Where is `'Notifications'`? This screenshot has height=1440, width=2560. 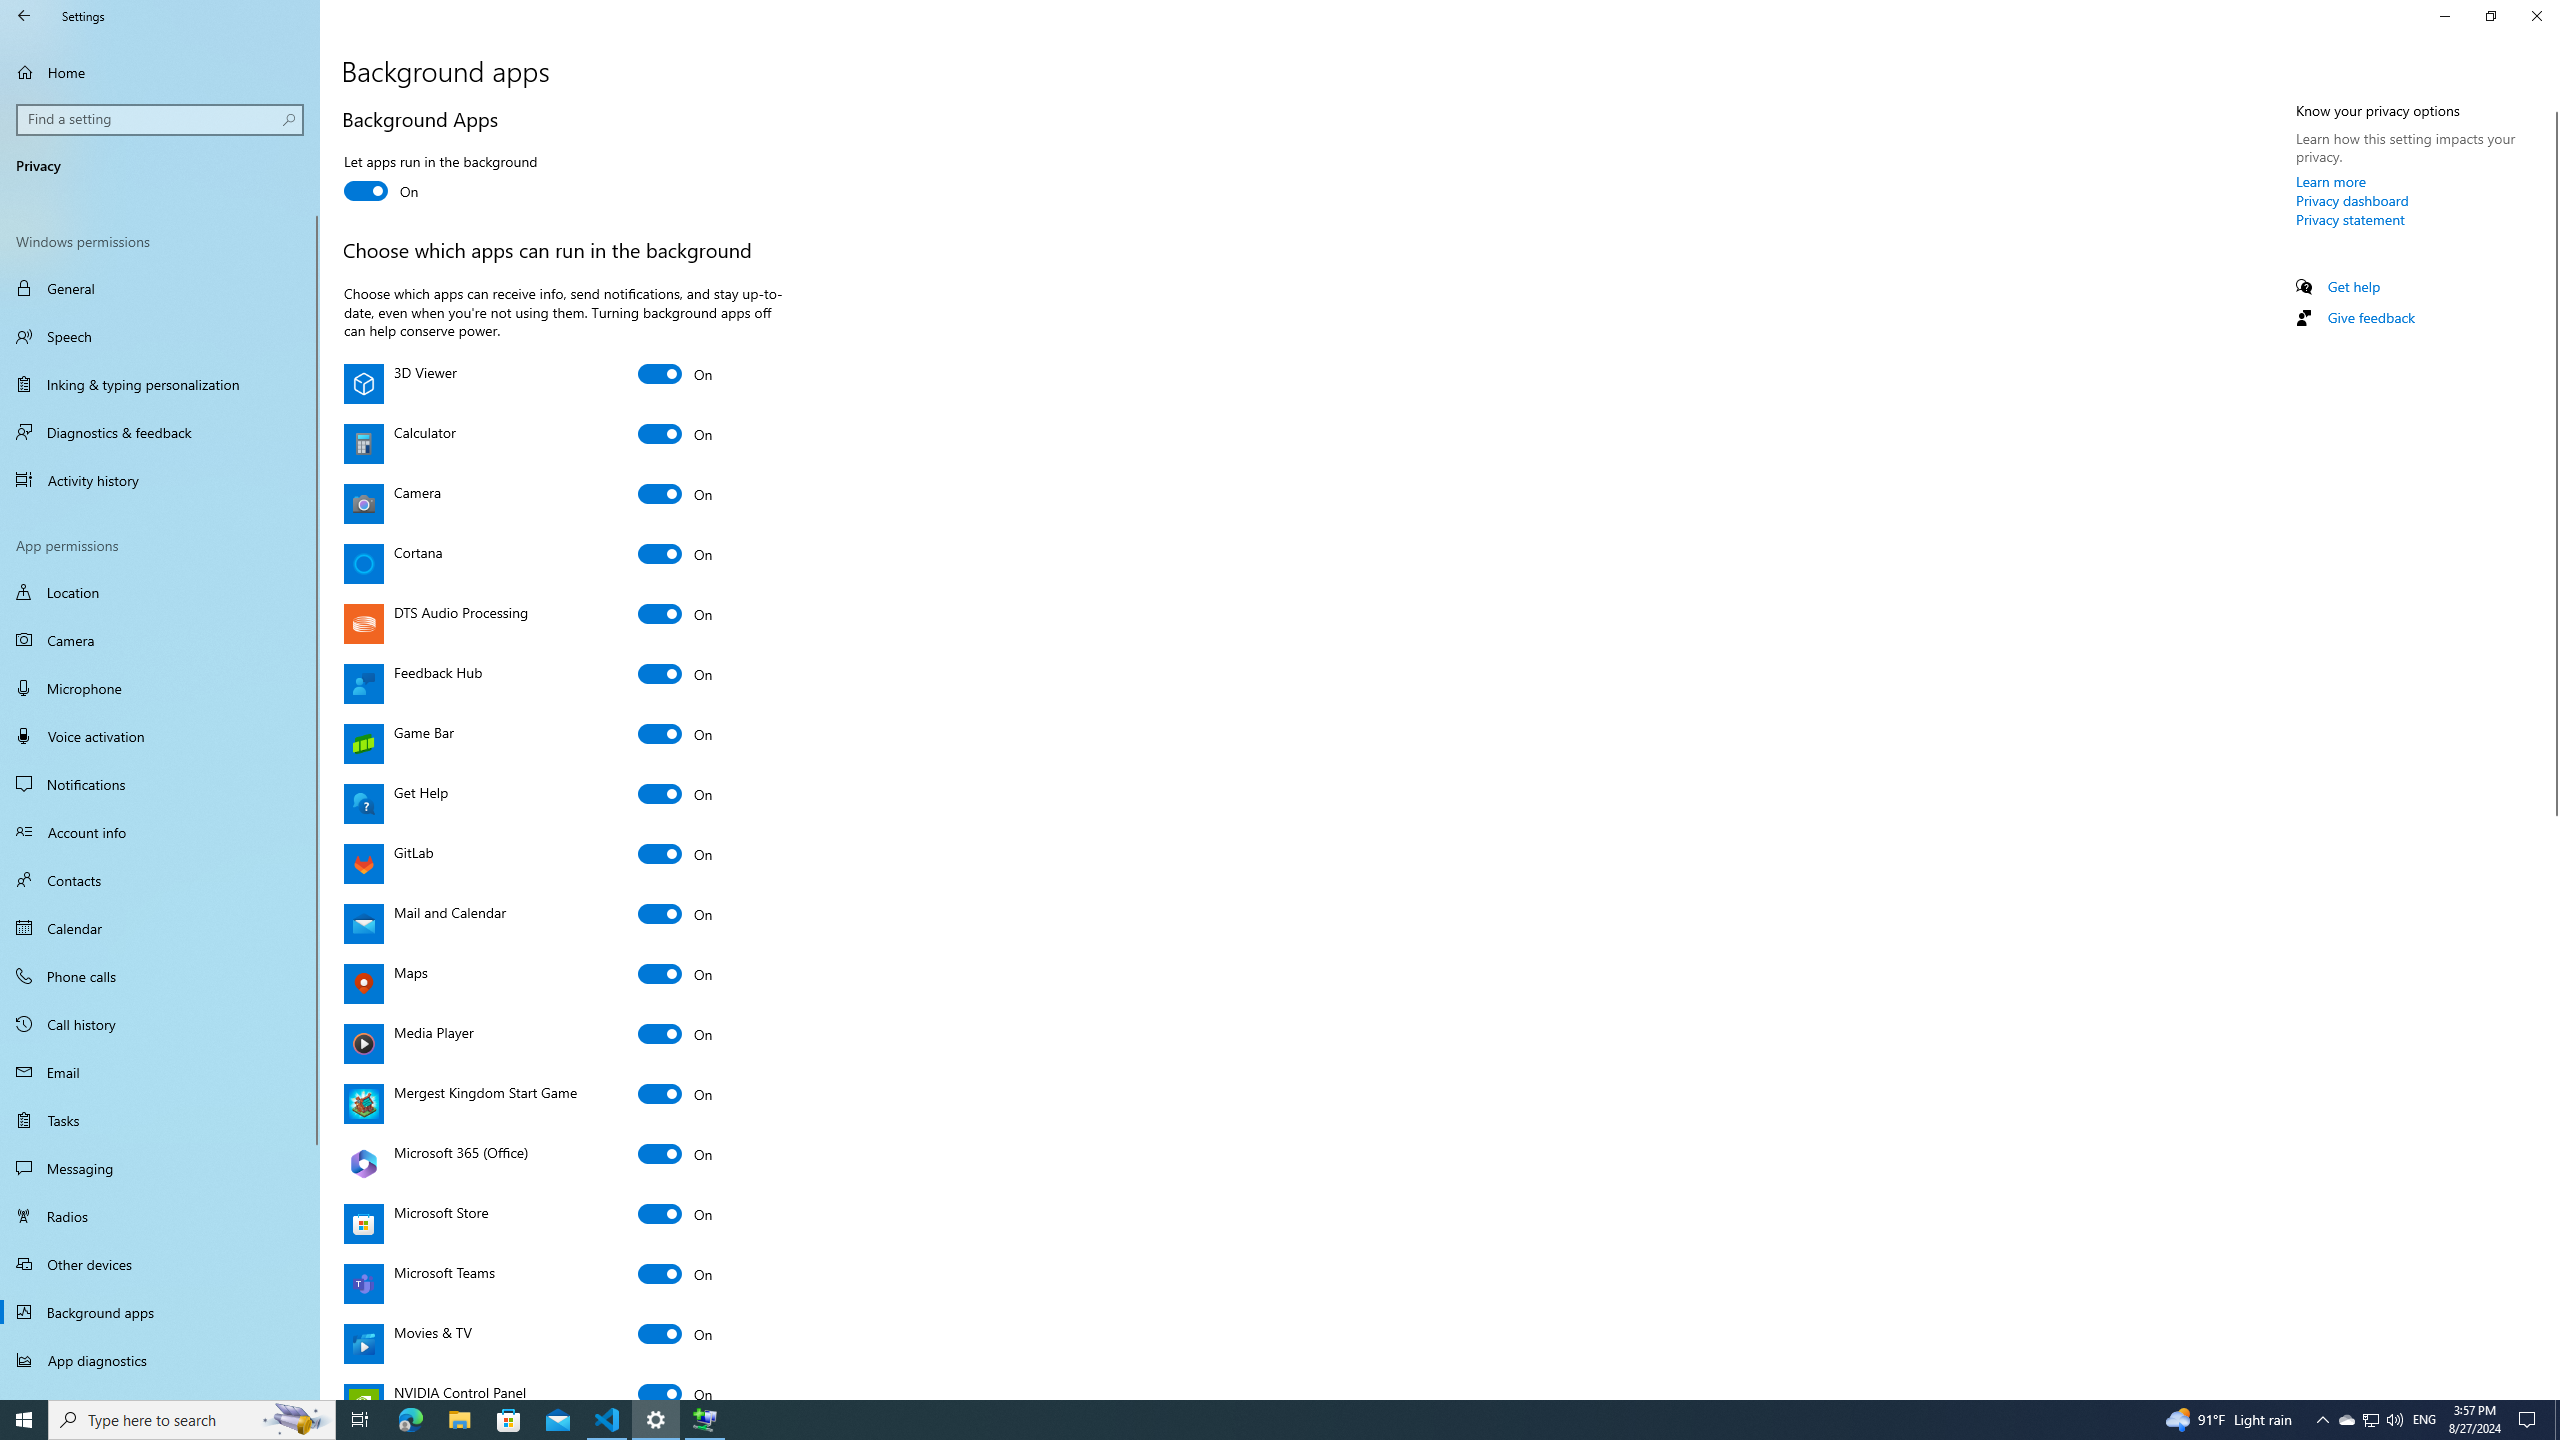
'Notifications' is located at coordinates (159, 784).